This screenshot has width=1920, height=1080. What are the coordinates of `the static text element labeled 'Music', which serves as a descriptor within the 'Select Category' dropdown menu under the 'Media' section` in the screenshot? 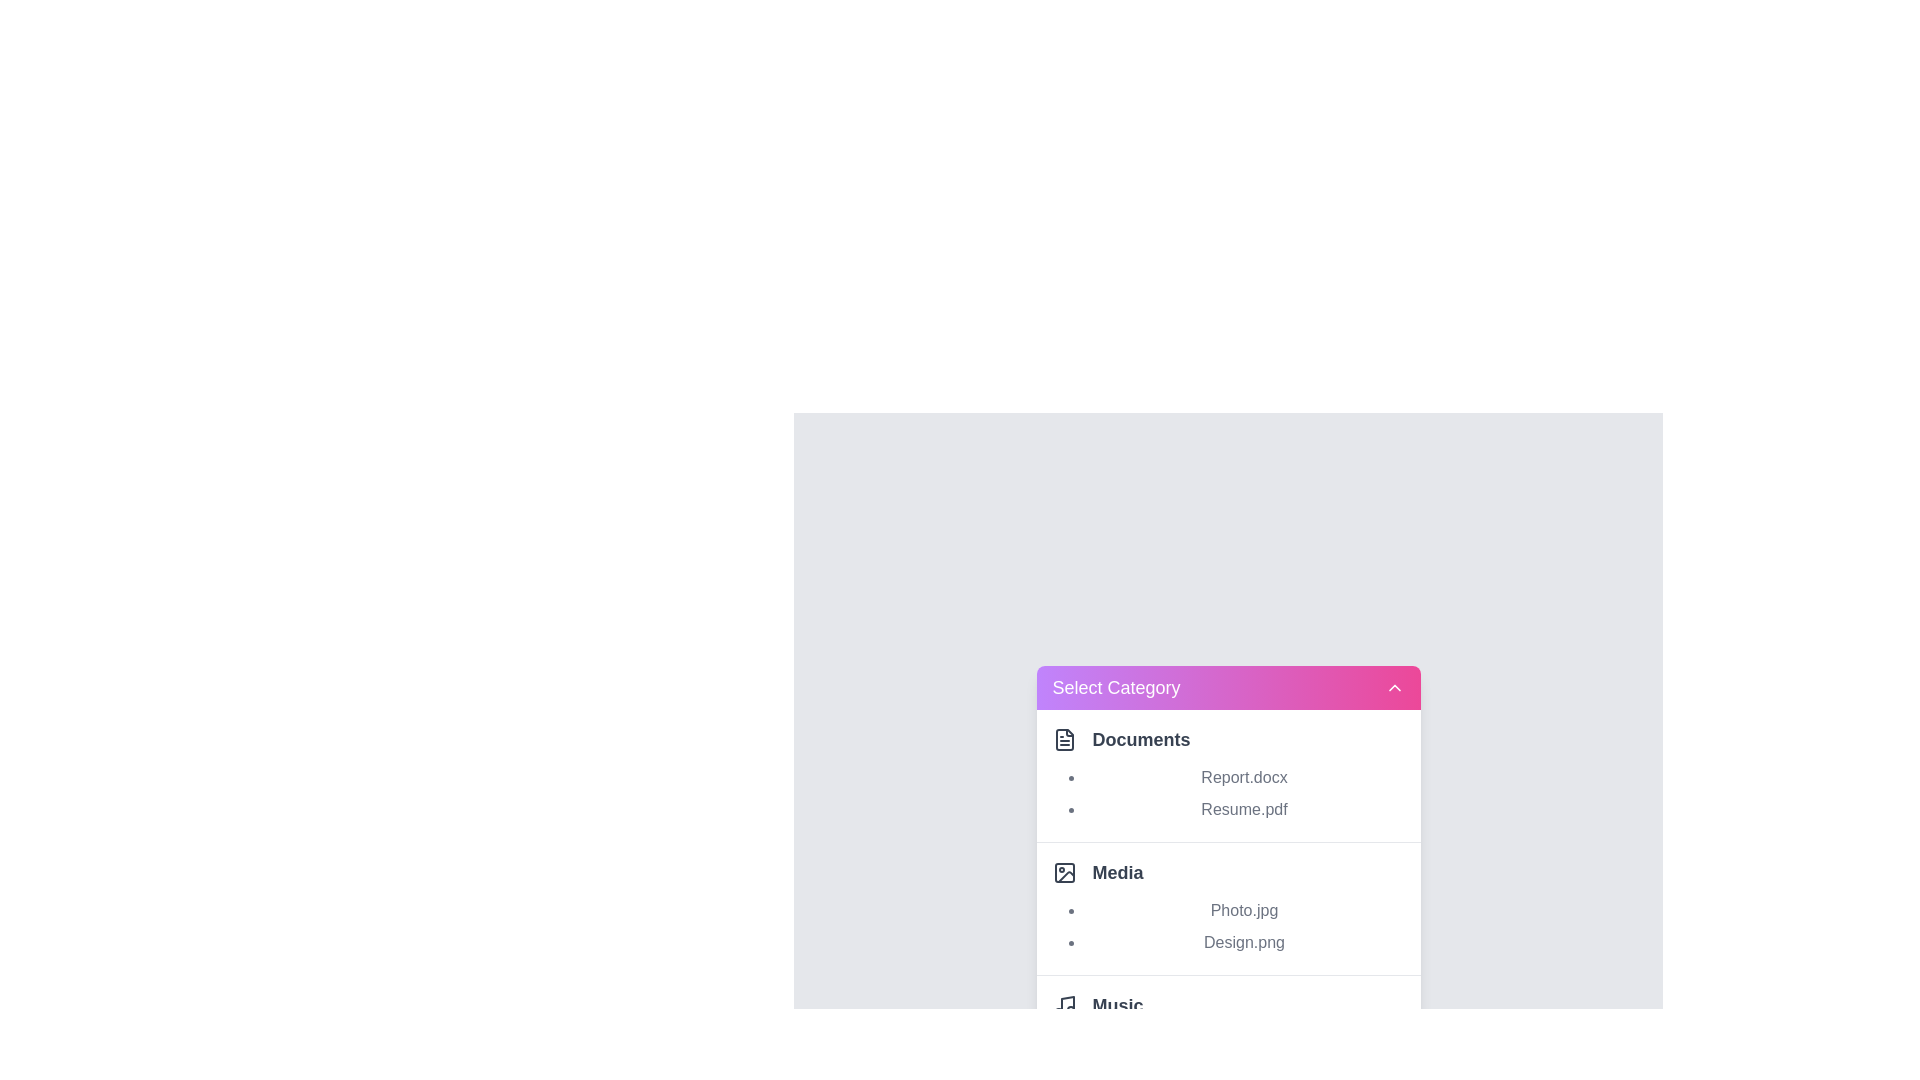 It's located at (1117, 1005).